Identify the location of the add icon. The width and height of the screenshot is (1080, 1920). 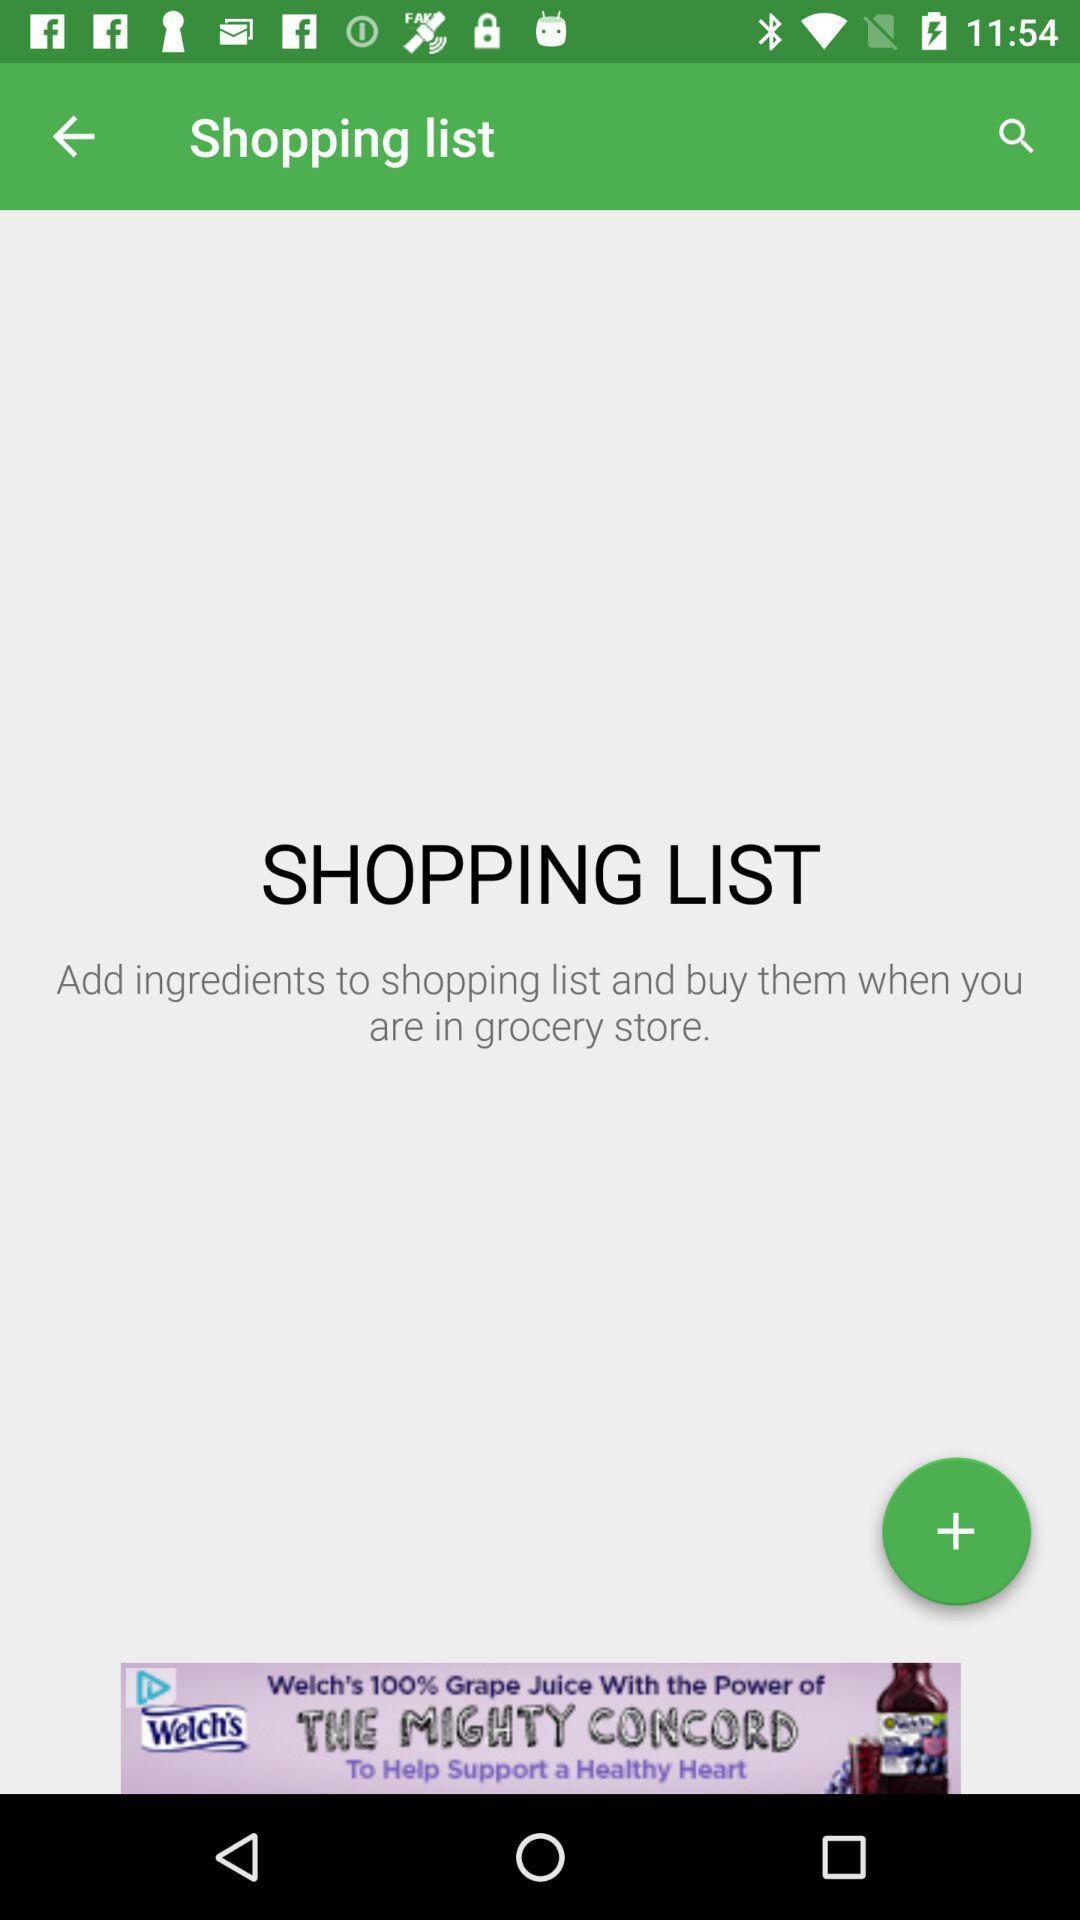
(955, 1538).